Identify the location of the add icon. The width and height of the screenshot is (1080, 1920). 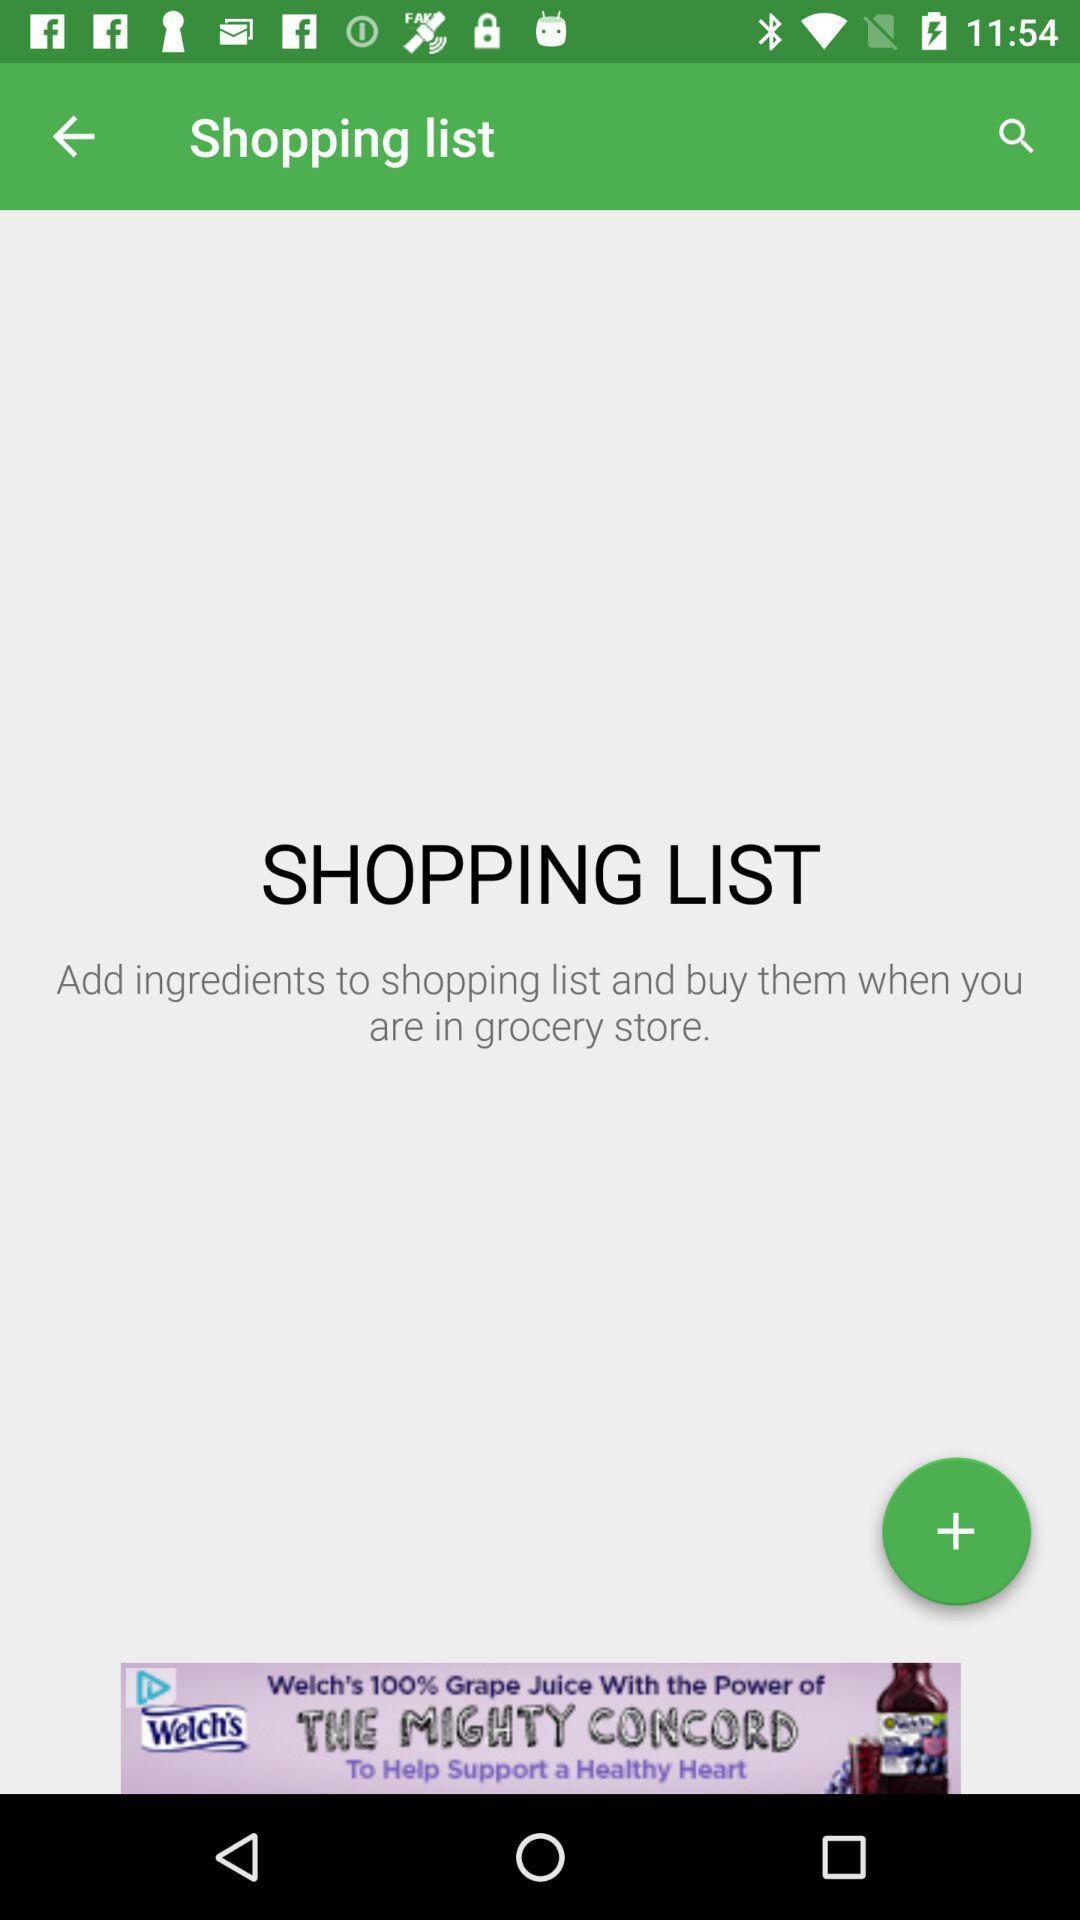
(955, 1538).